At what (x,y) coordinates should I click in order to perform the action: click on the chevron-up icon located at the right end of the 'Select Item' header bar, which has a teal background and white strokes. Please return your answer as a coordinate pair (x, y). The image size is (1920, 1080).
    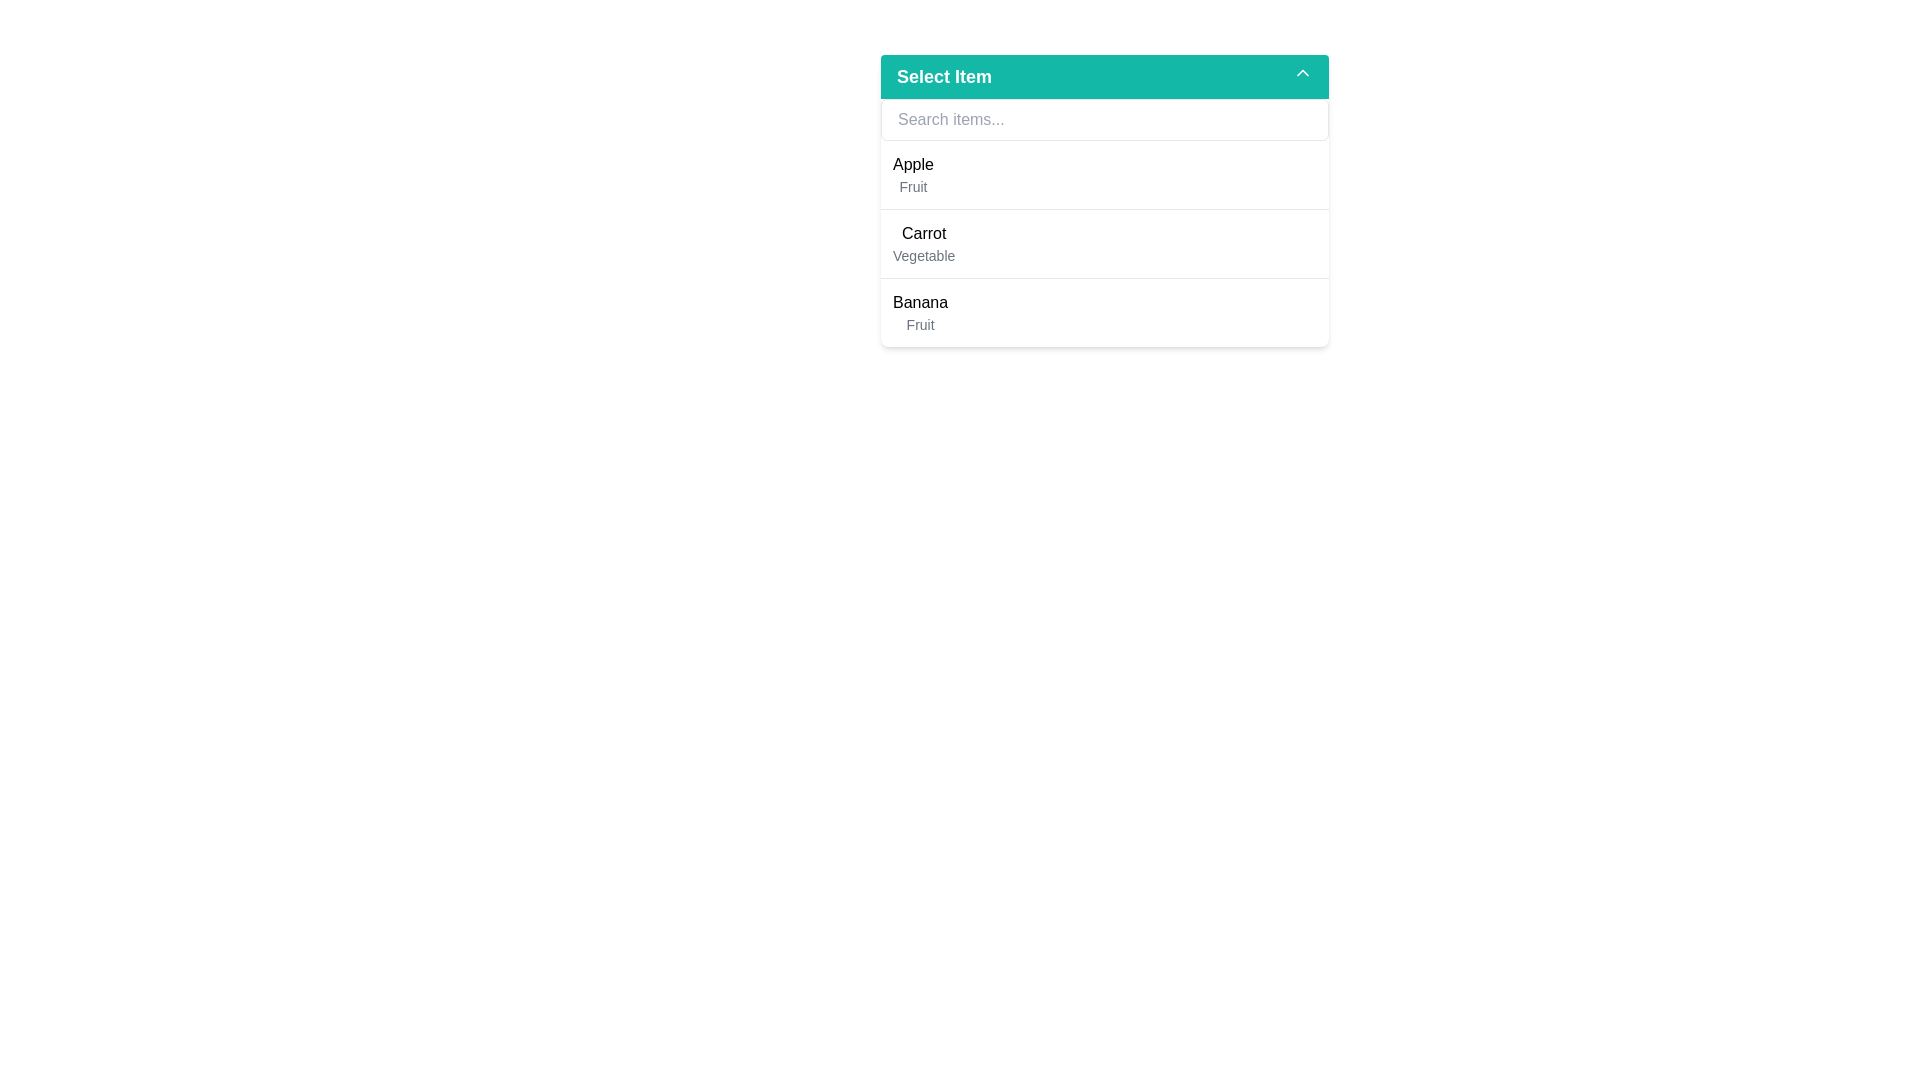
    Looking at the image, I should click on (1302, 72).